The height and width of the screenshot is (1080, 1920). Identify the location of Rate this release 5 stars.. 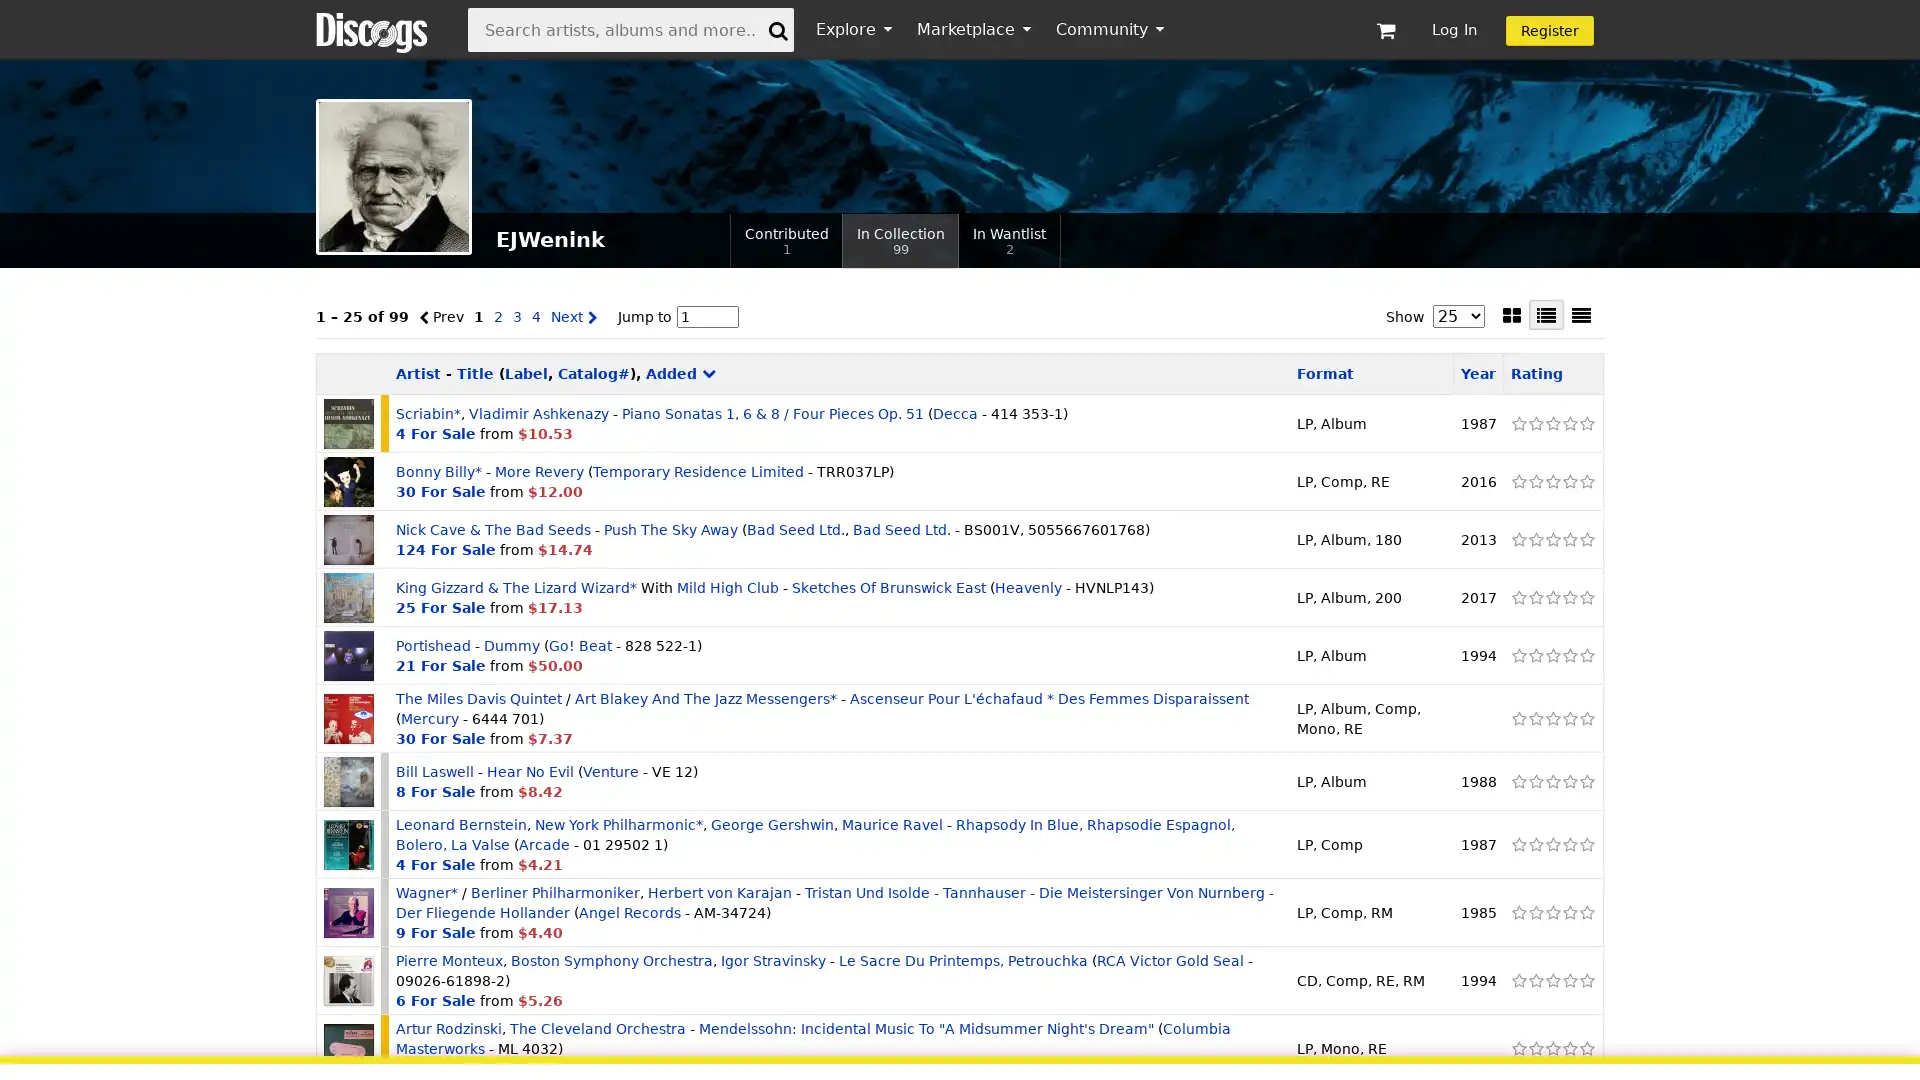
(1585, 423).